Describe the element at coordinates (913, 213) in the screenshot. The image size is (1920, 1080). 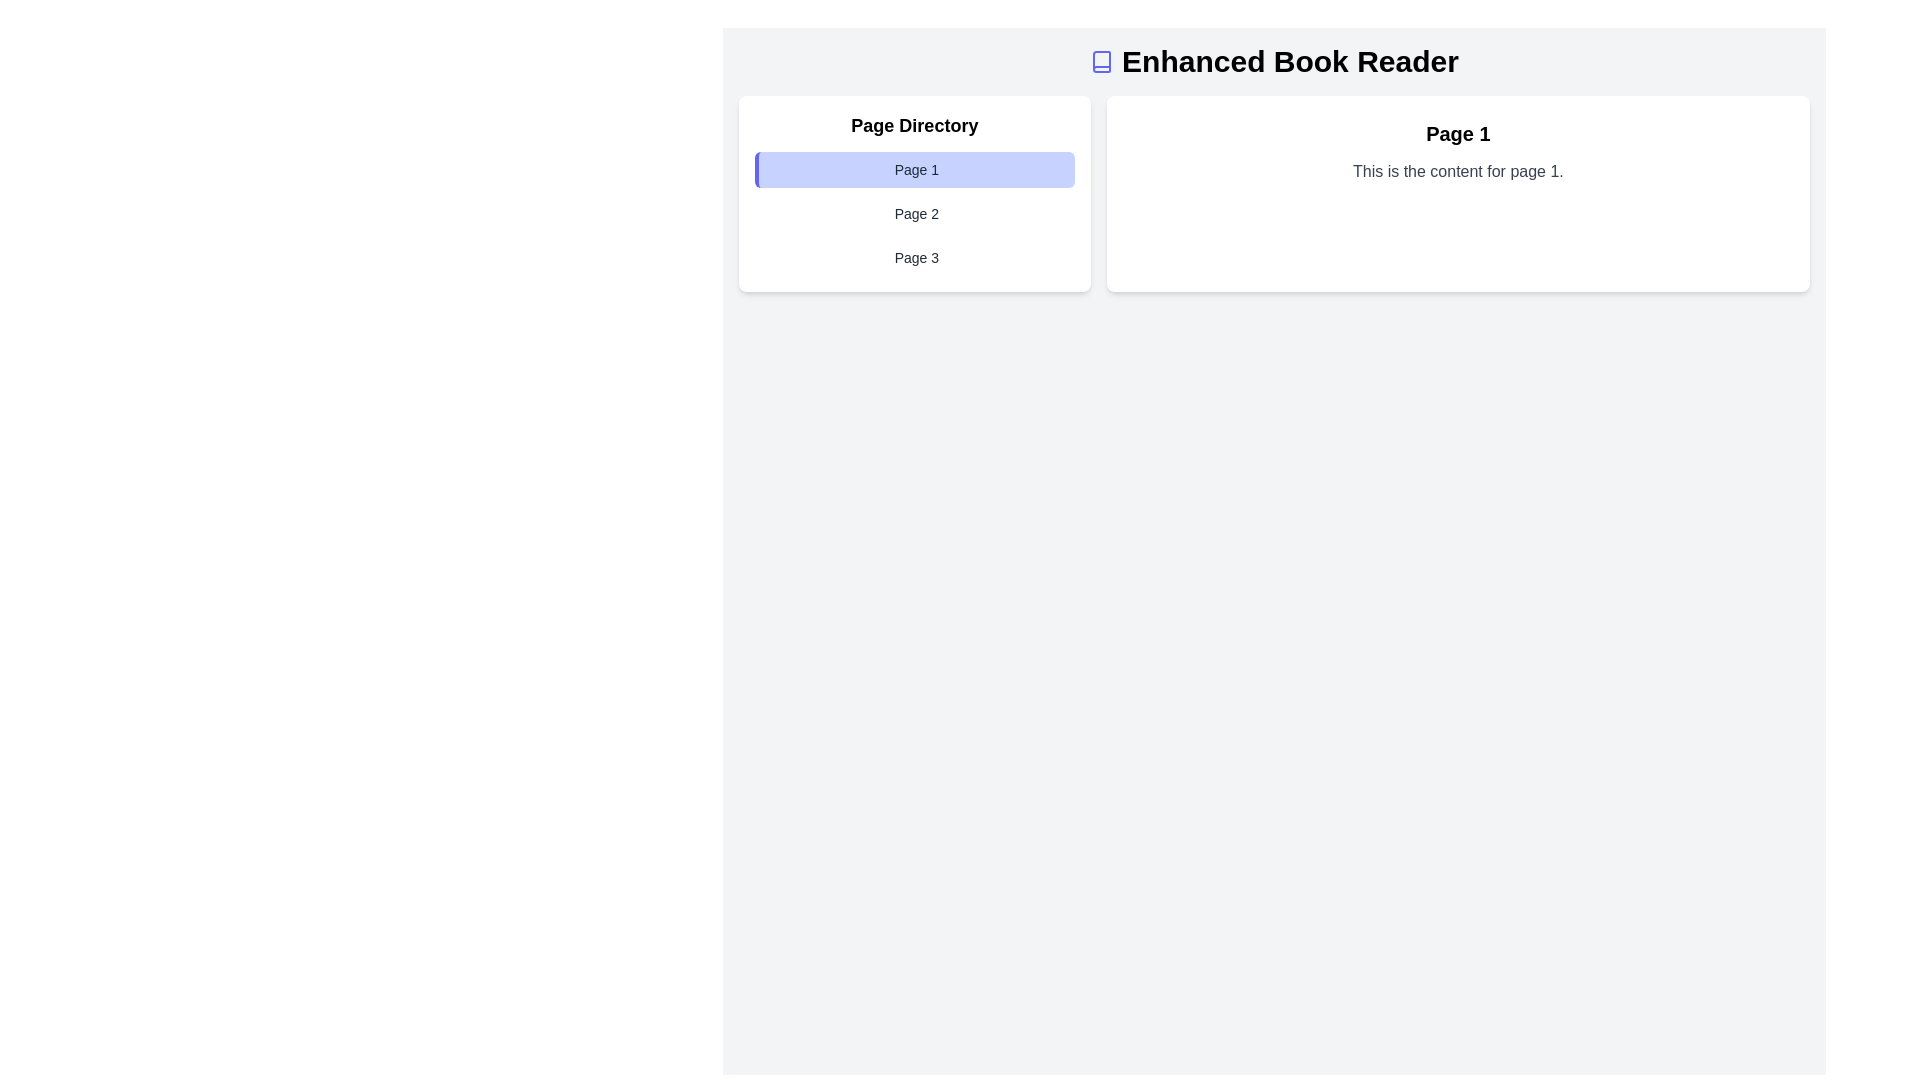
I see `the navigation item labeled 'Page 2' in the List of navigation items located under the 'Page Directory' header` at that location.